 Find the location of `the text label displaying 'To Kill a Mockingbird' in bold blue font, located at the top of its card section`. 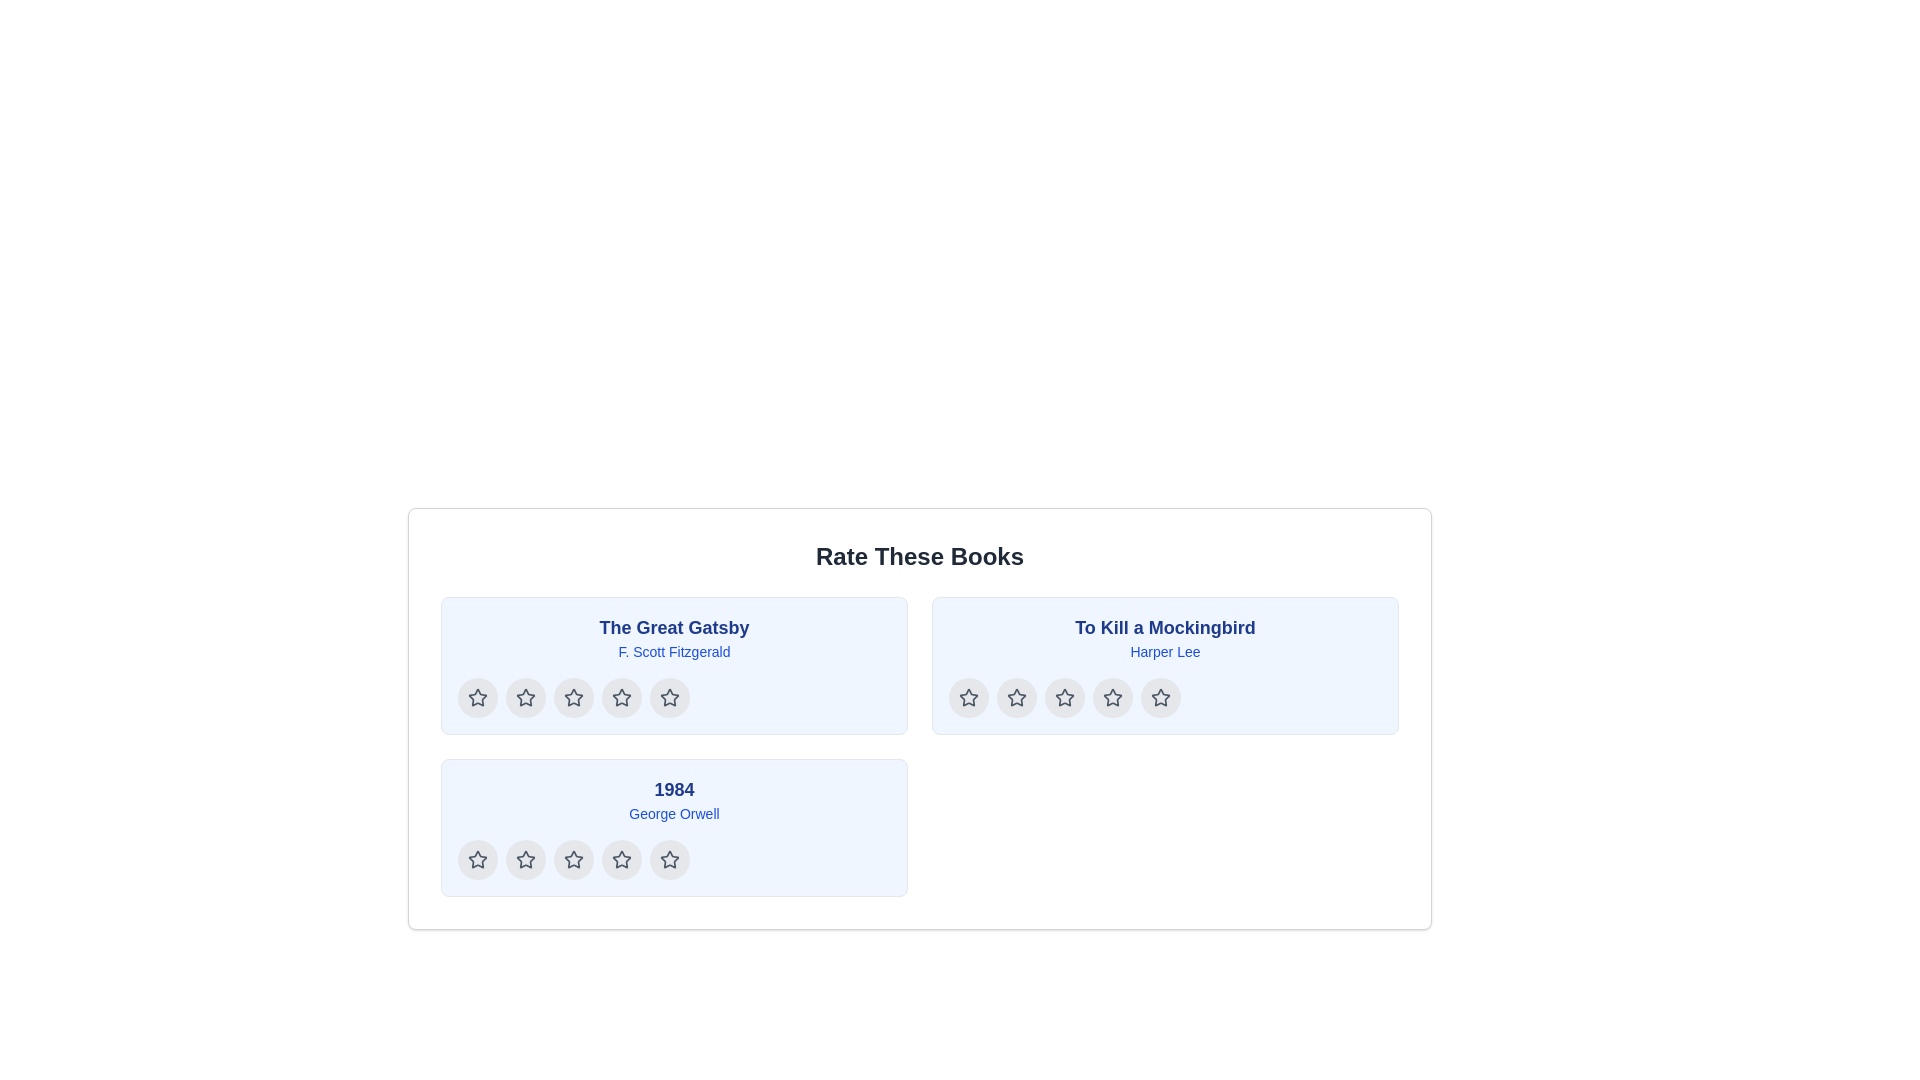

the text label displaying 'To Kill a Mockingbird' in bold blue font, located at the top of its card section is located at coordinates (1165, 627).